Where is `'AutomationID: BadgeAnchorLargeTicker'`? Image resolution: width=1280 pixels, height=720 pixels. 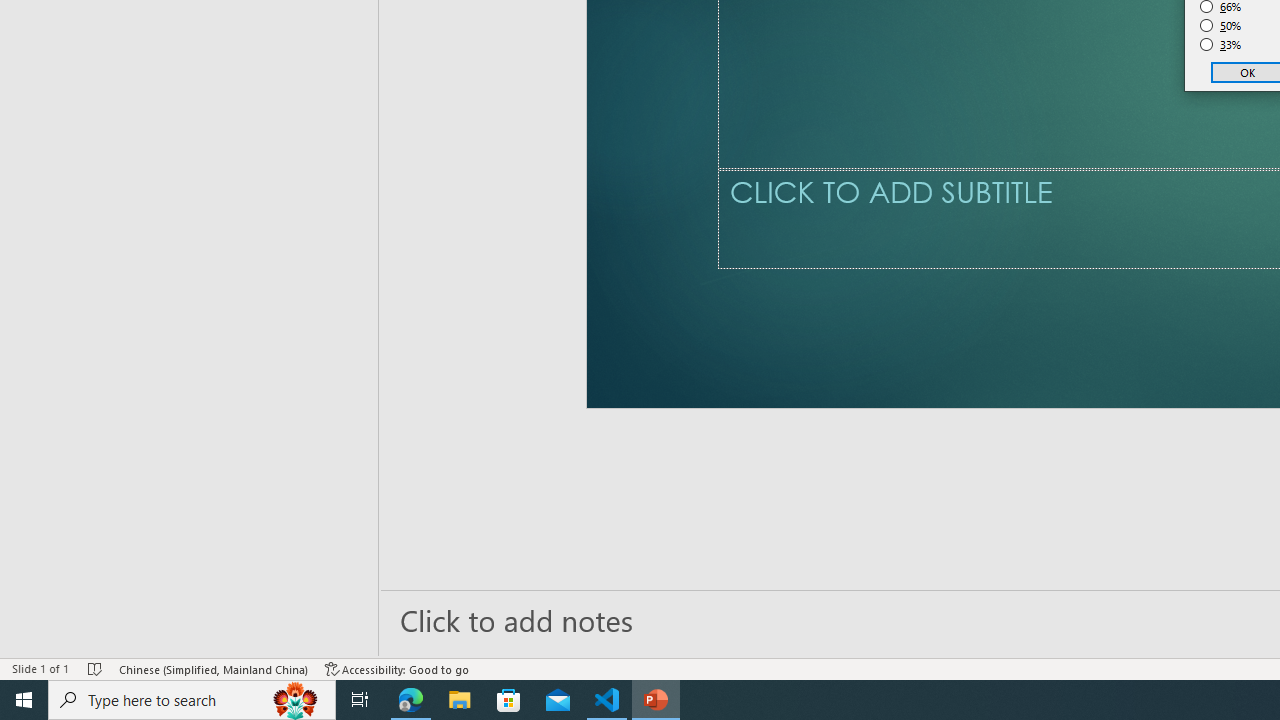 'AutomationID: BadgeAnchorLargeTicker' is located at coordinates (46, 685).